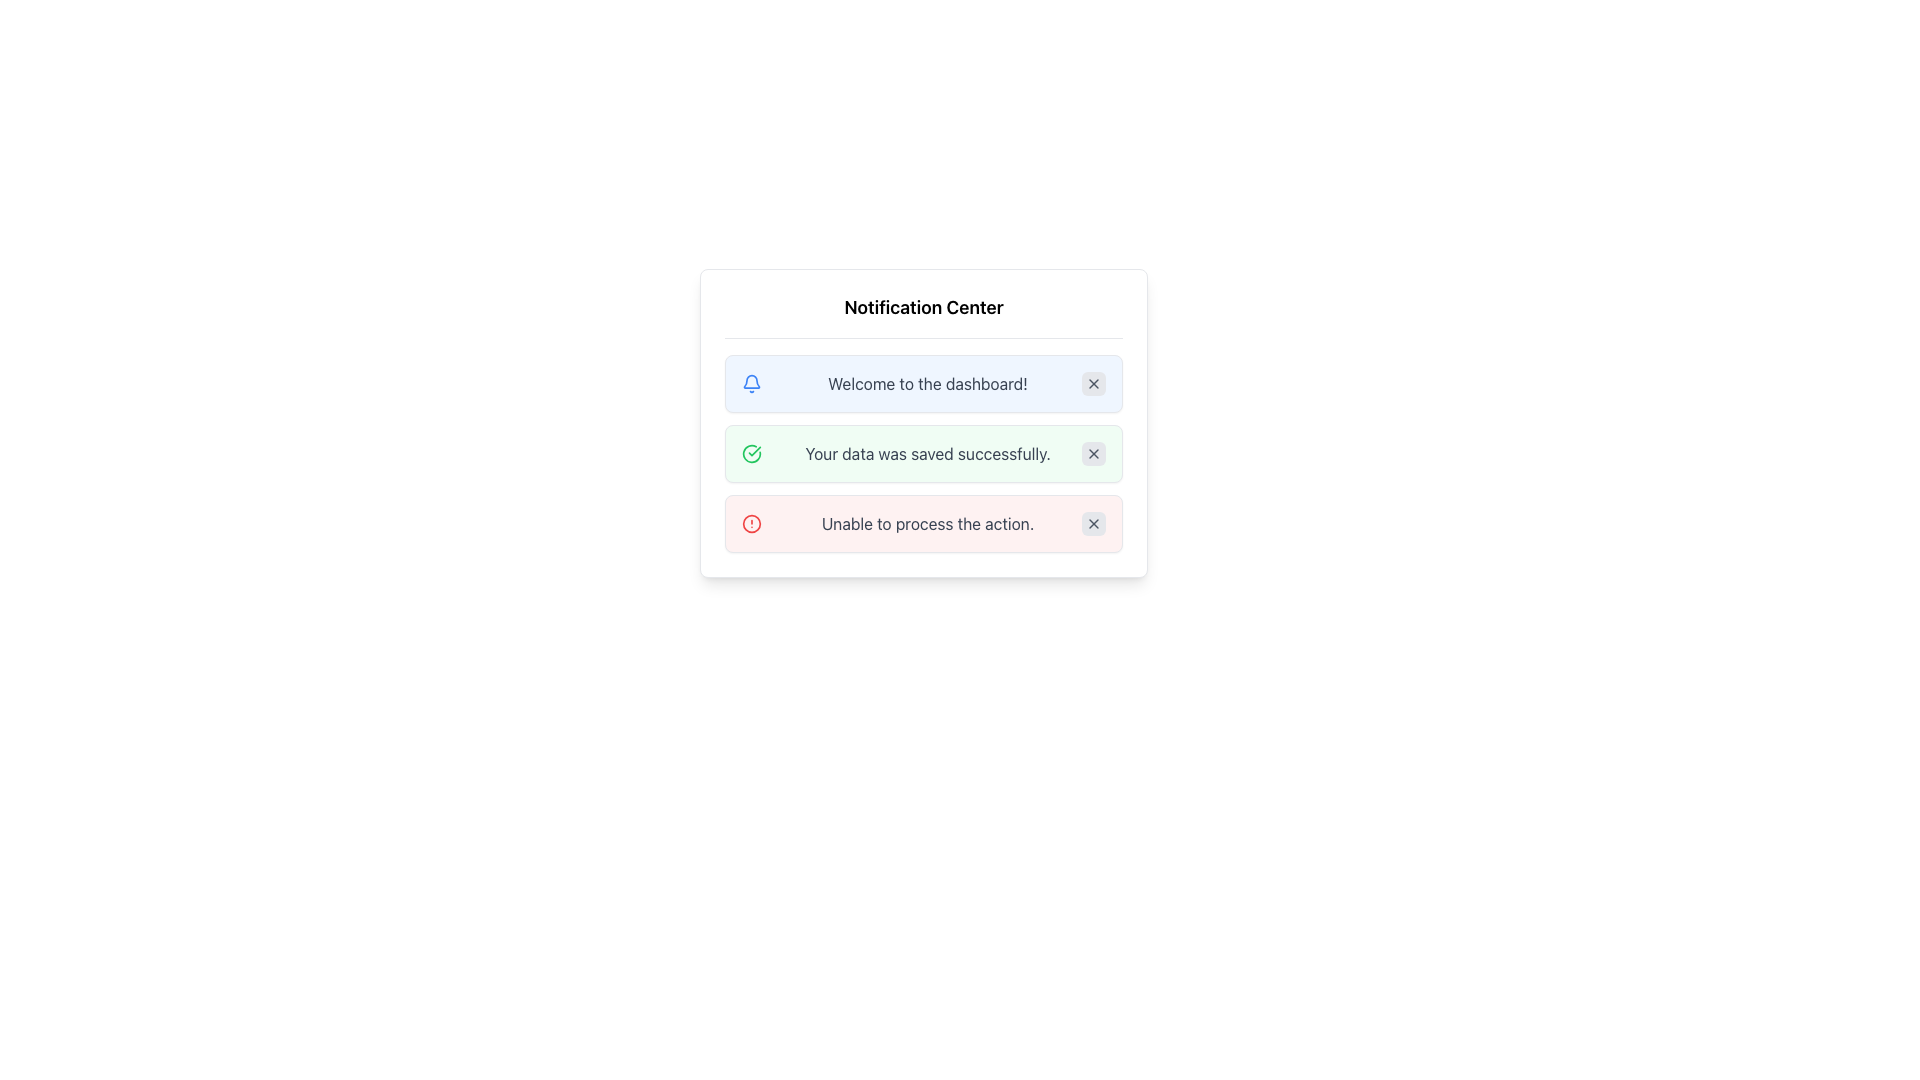  What do you see at coordinates (751, 523) in the screenshot?
I see `the circular red alert icon located to the left of the text 'Unable to process the action.' in the bottom notification of the notification list` at bounding box center [751, 523].